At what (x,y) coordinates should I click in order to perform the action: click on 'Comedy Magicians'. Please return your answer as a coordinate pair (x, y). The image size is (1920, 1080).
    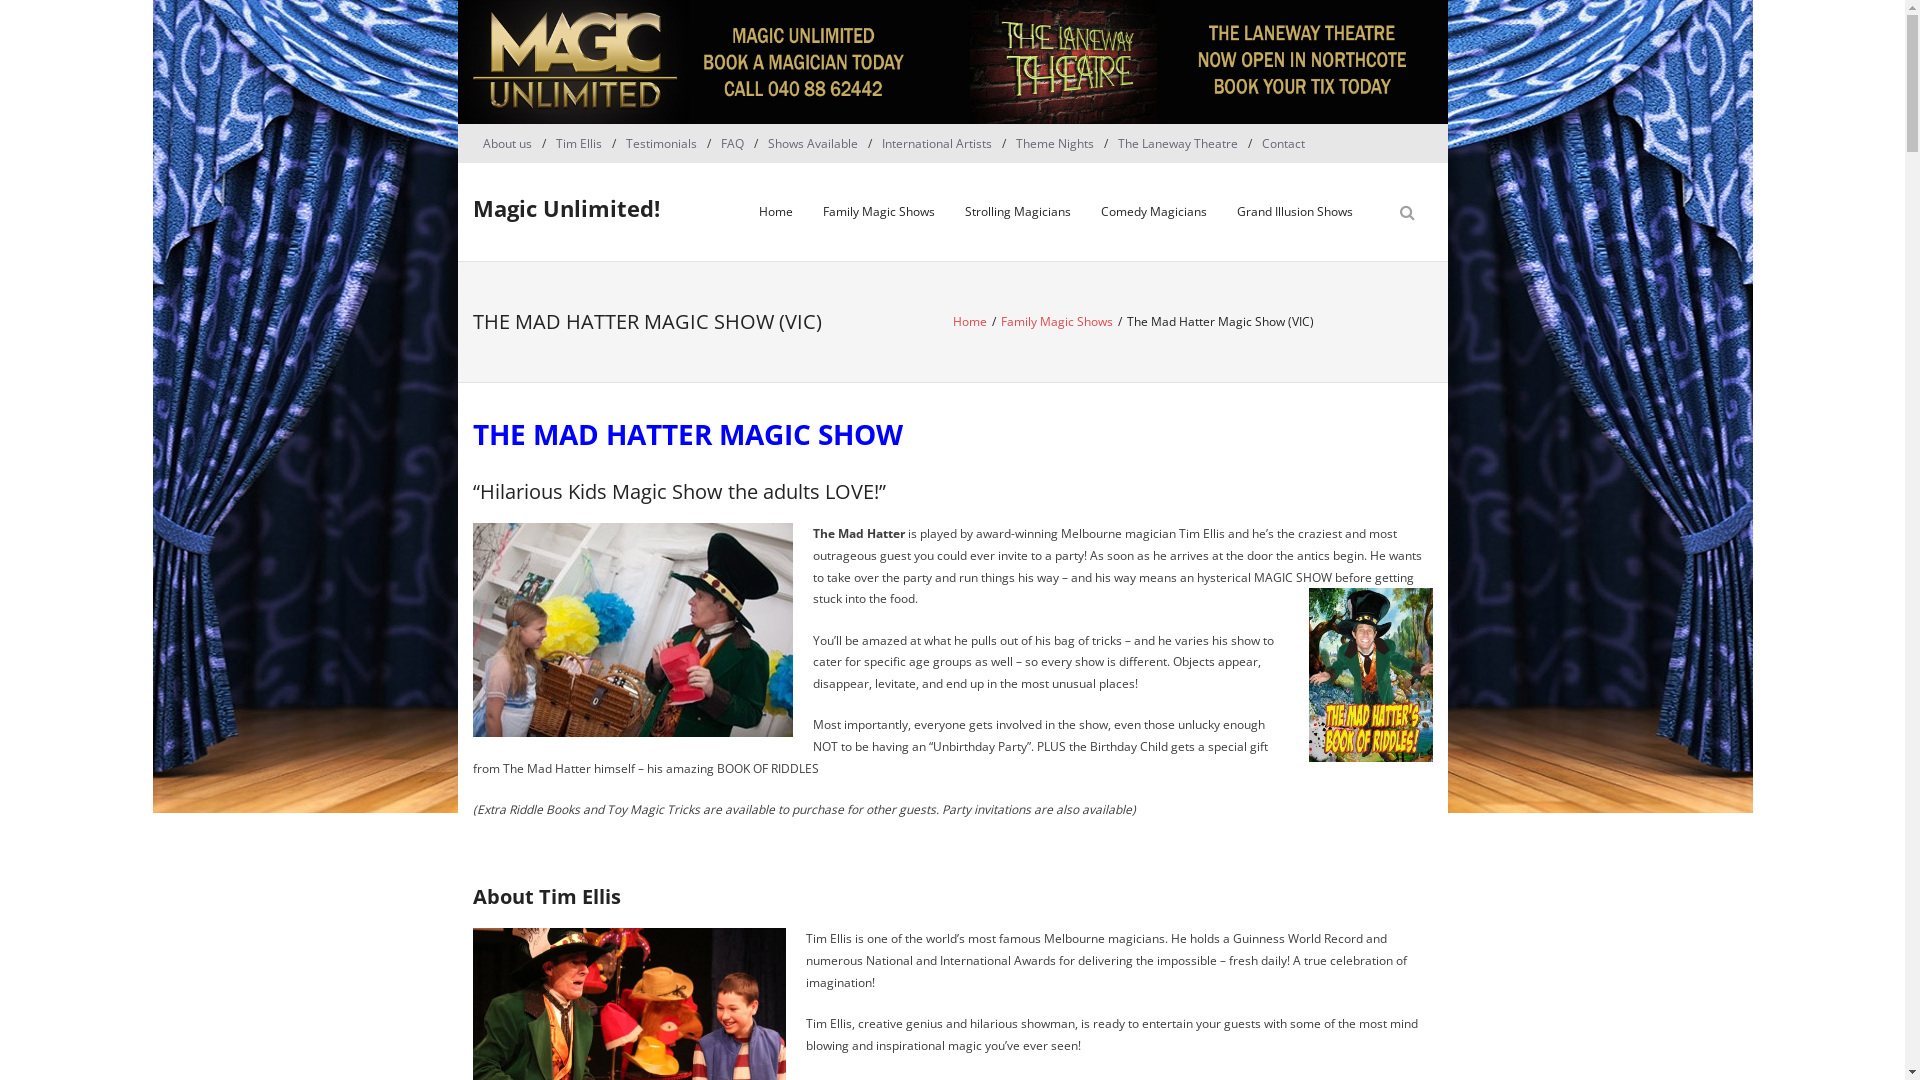
    Looking at the image, I should click on (1153, 212).